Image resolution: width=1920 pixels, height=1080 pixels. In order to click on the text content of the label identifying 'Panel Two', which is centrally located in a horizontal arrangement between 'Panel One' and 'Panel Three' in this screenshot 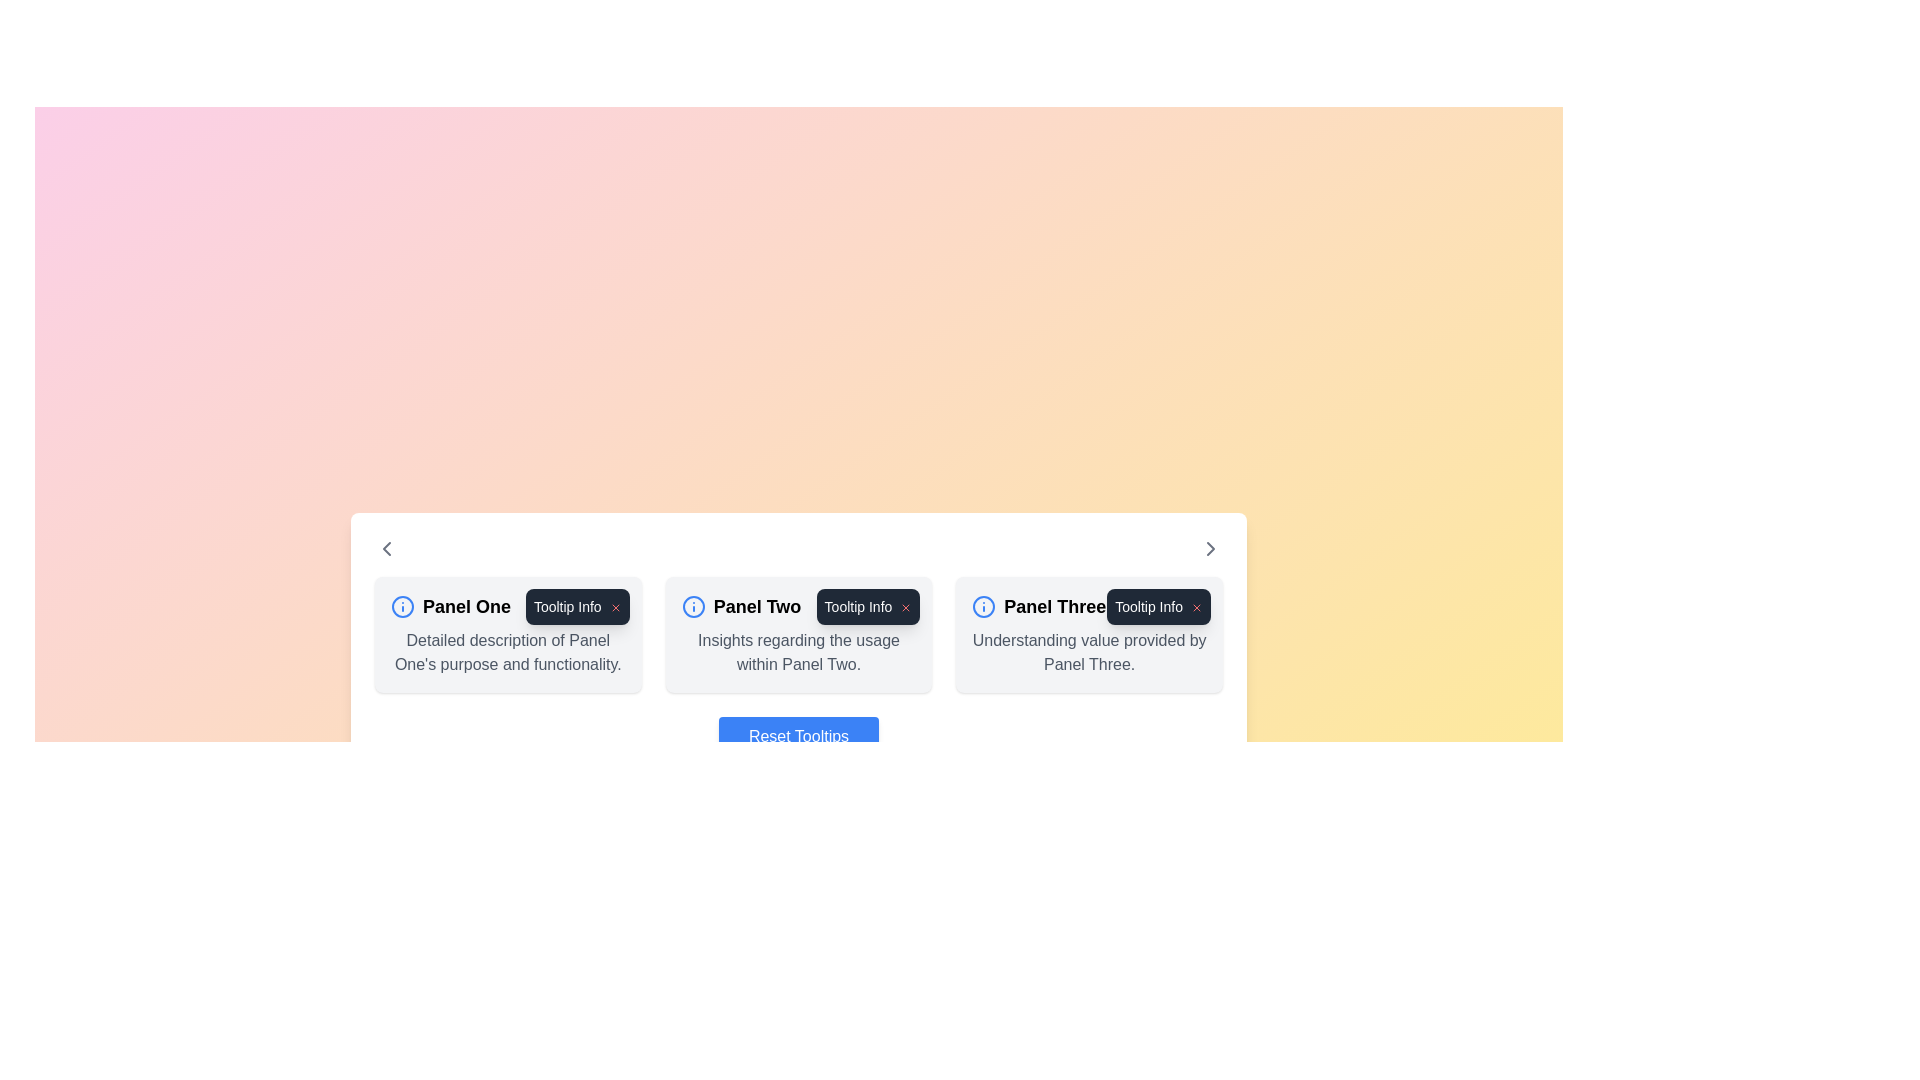, I will do `click(756, 605)`.